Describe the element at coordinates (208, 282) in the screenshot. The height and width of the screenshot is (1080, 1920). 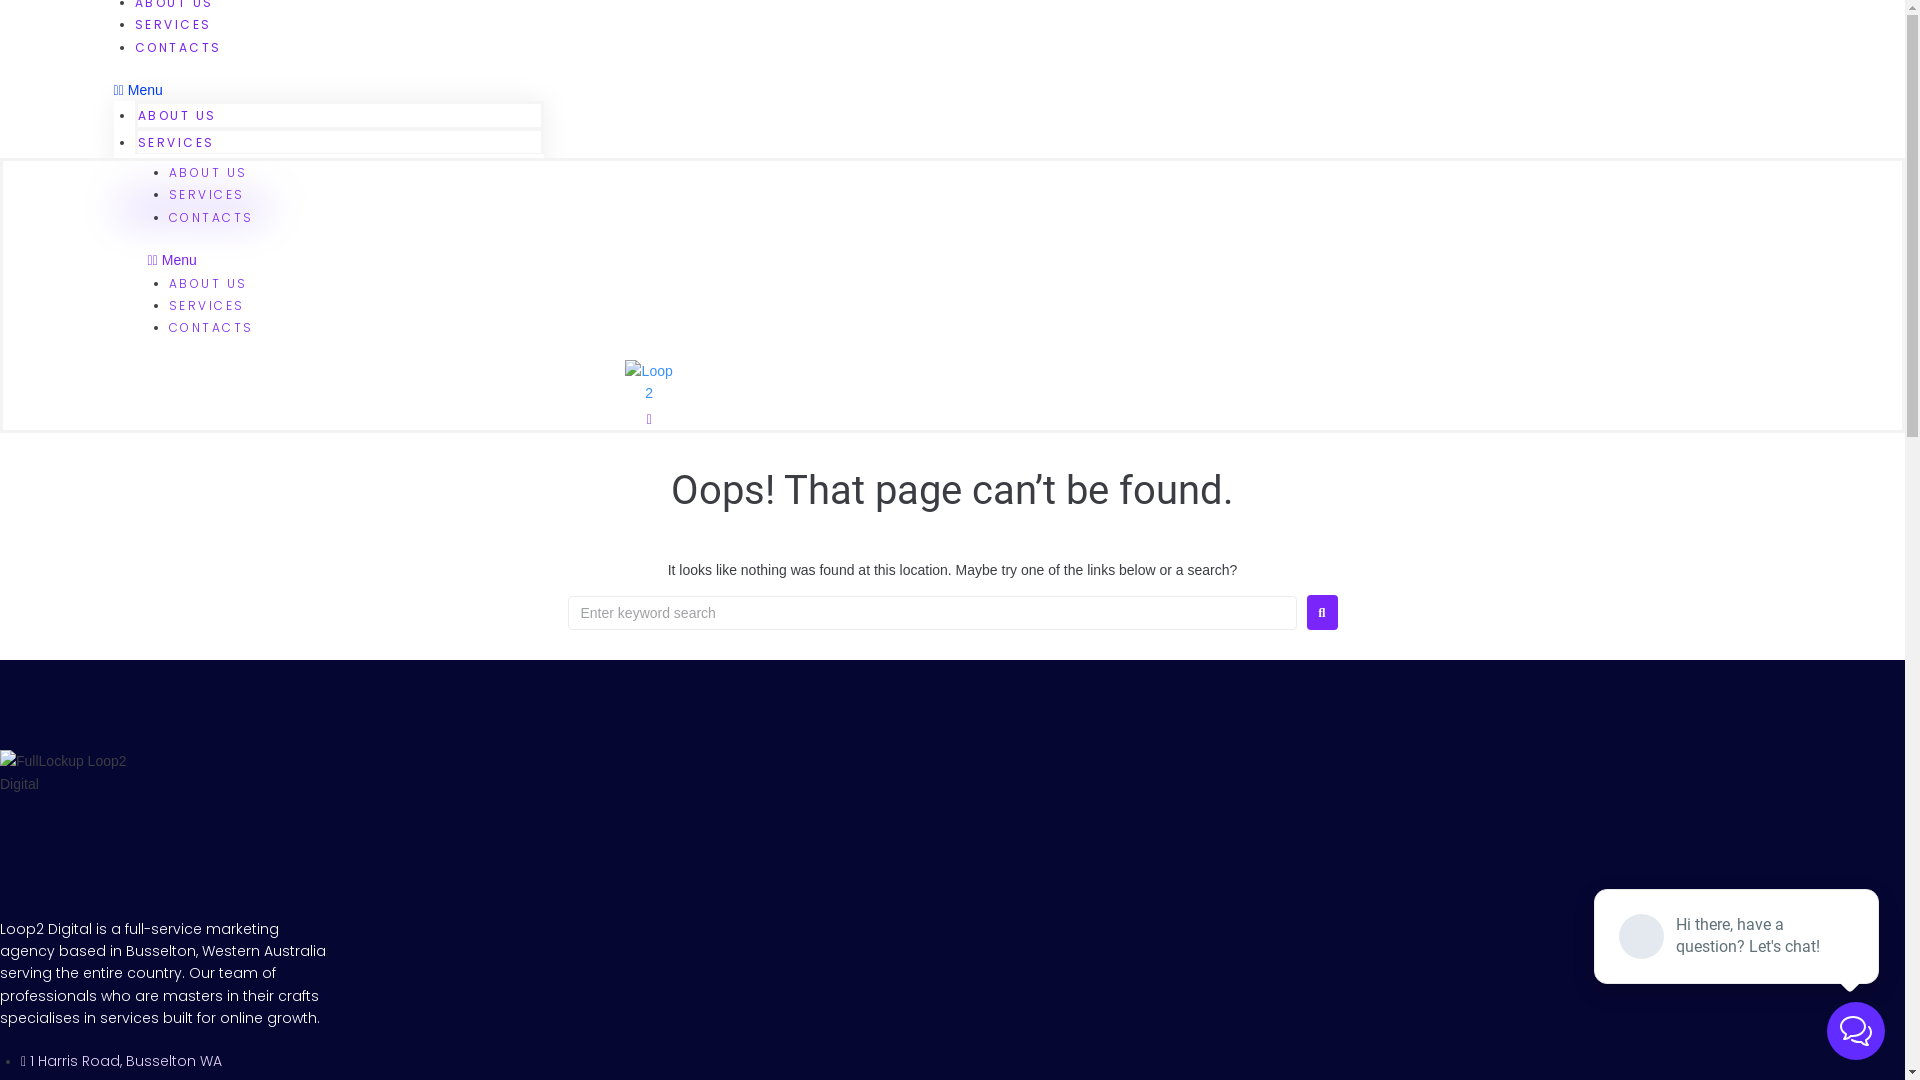
I see `'ABOUT US'` at that location.